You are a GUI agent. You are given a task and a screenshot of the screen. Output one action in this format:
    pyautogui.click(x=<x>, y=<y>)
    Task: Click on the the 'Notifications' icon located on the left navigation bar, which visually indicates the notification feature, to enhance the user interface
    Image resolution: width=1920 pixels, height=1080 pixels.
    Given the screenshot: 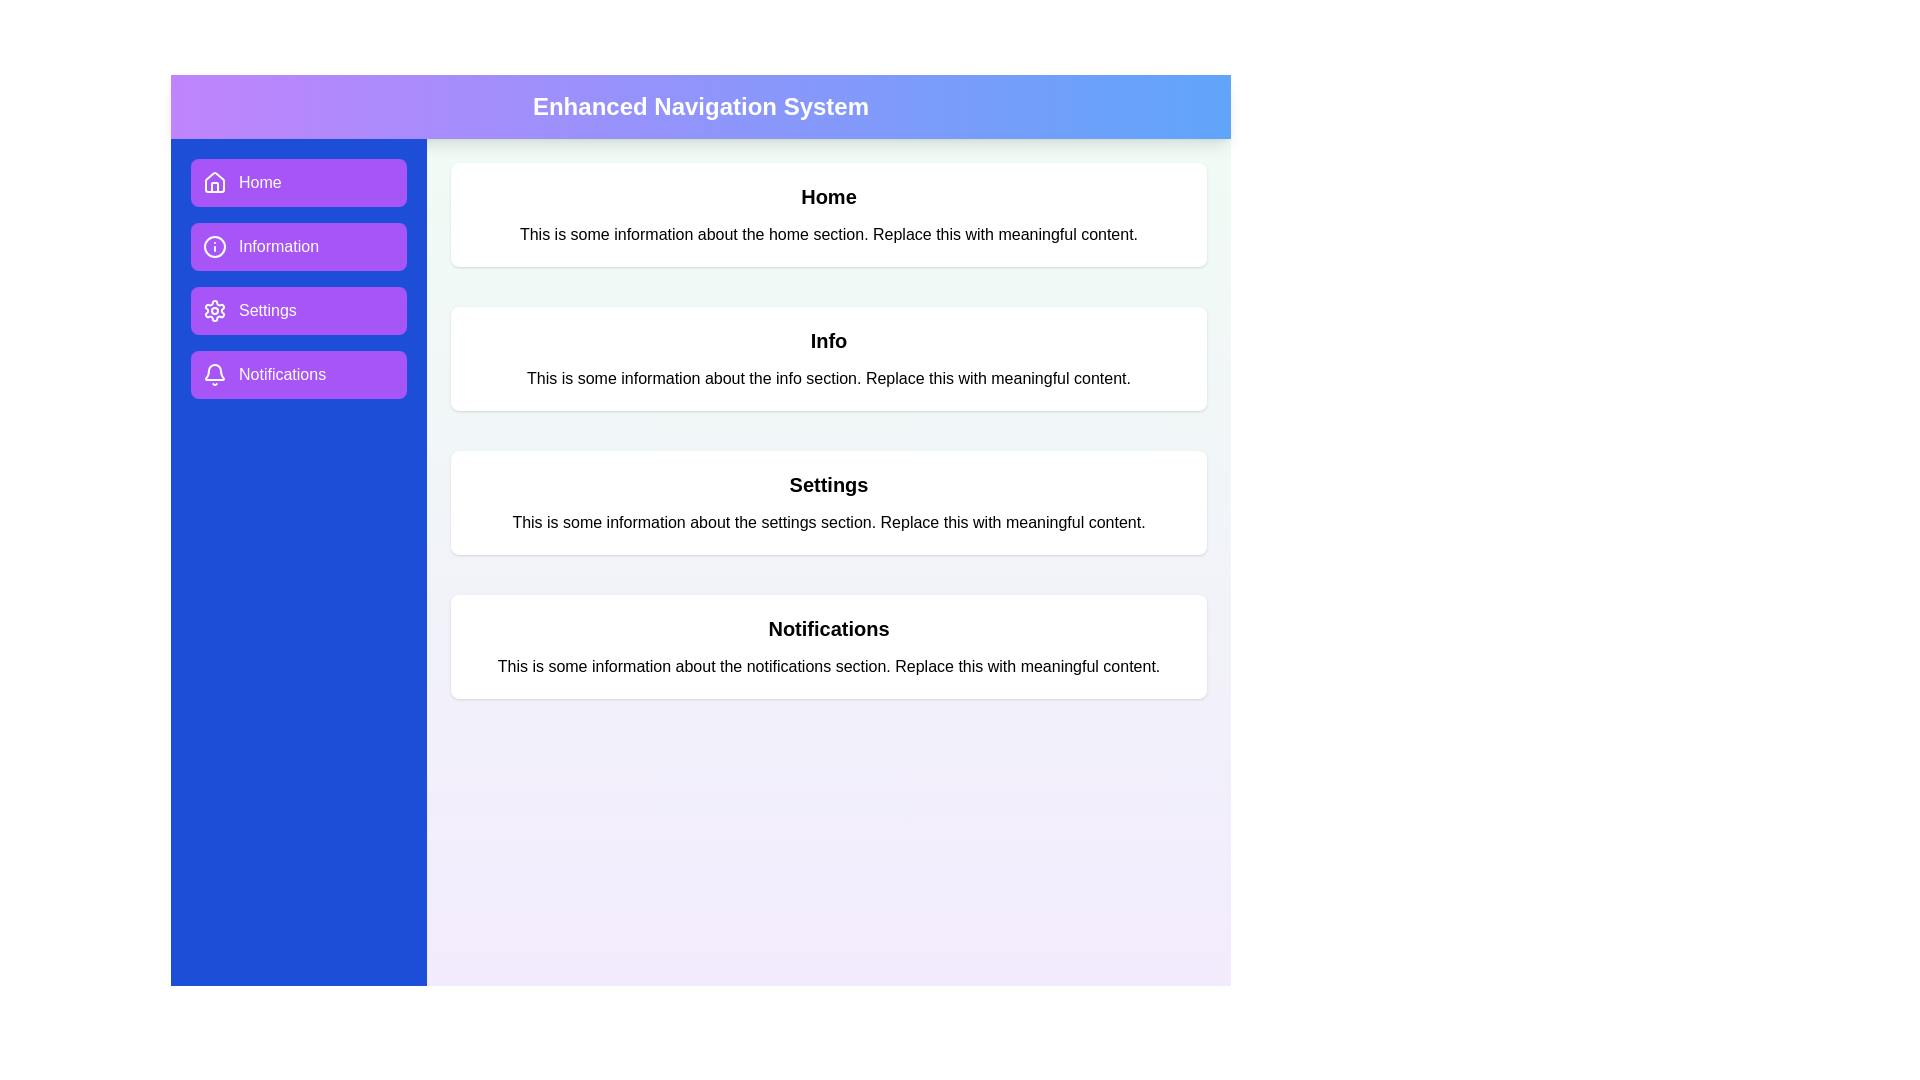 What is the action you would take?
    pyautogui.click(x=215, y=374)
    